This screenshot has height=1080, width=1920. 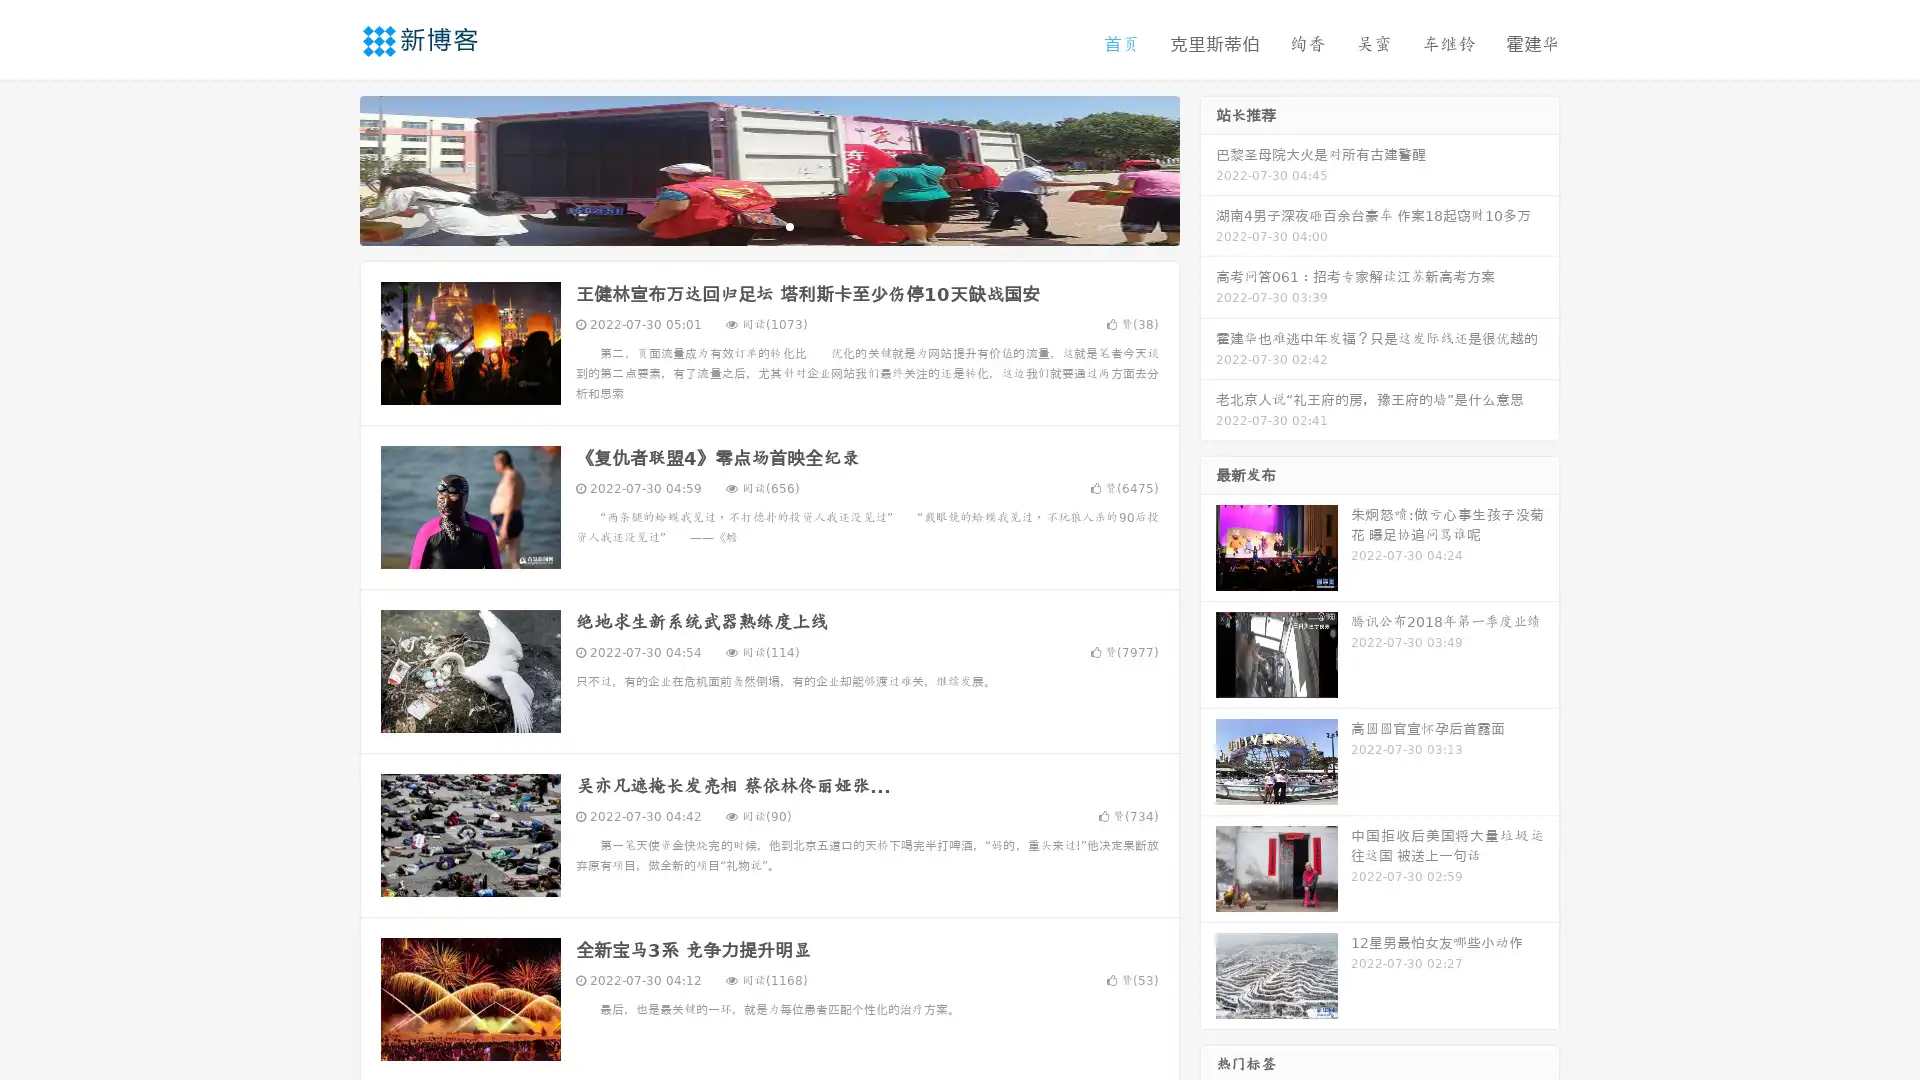 What do you see at coordinates (789, 225) in the screenshot?
I see `Go to slide 3` at bounding box center [789, 225].